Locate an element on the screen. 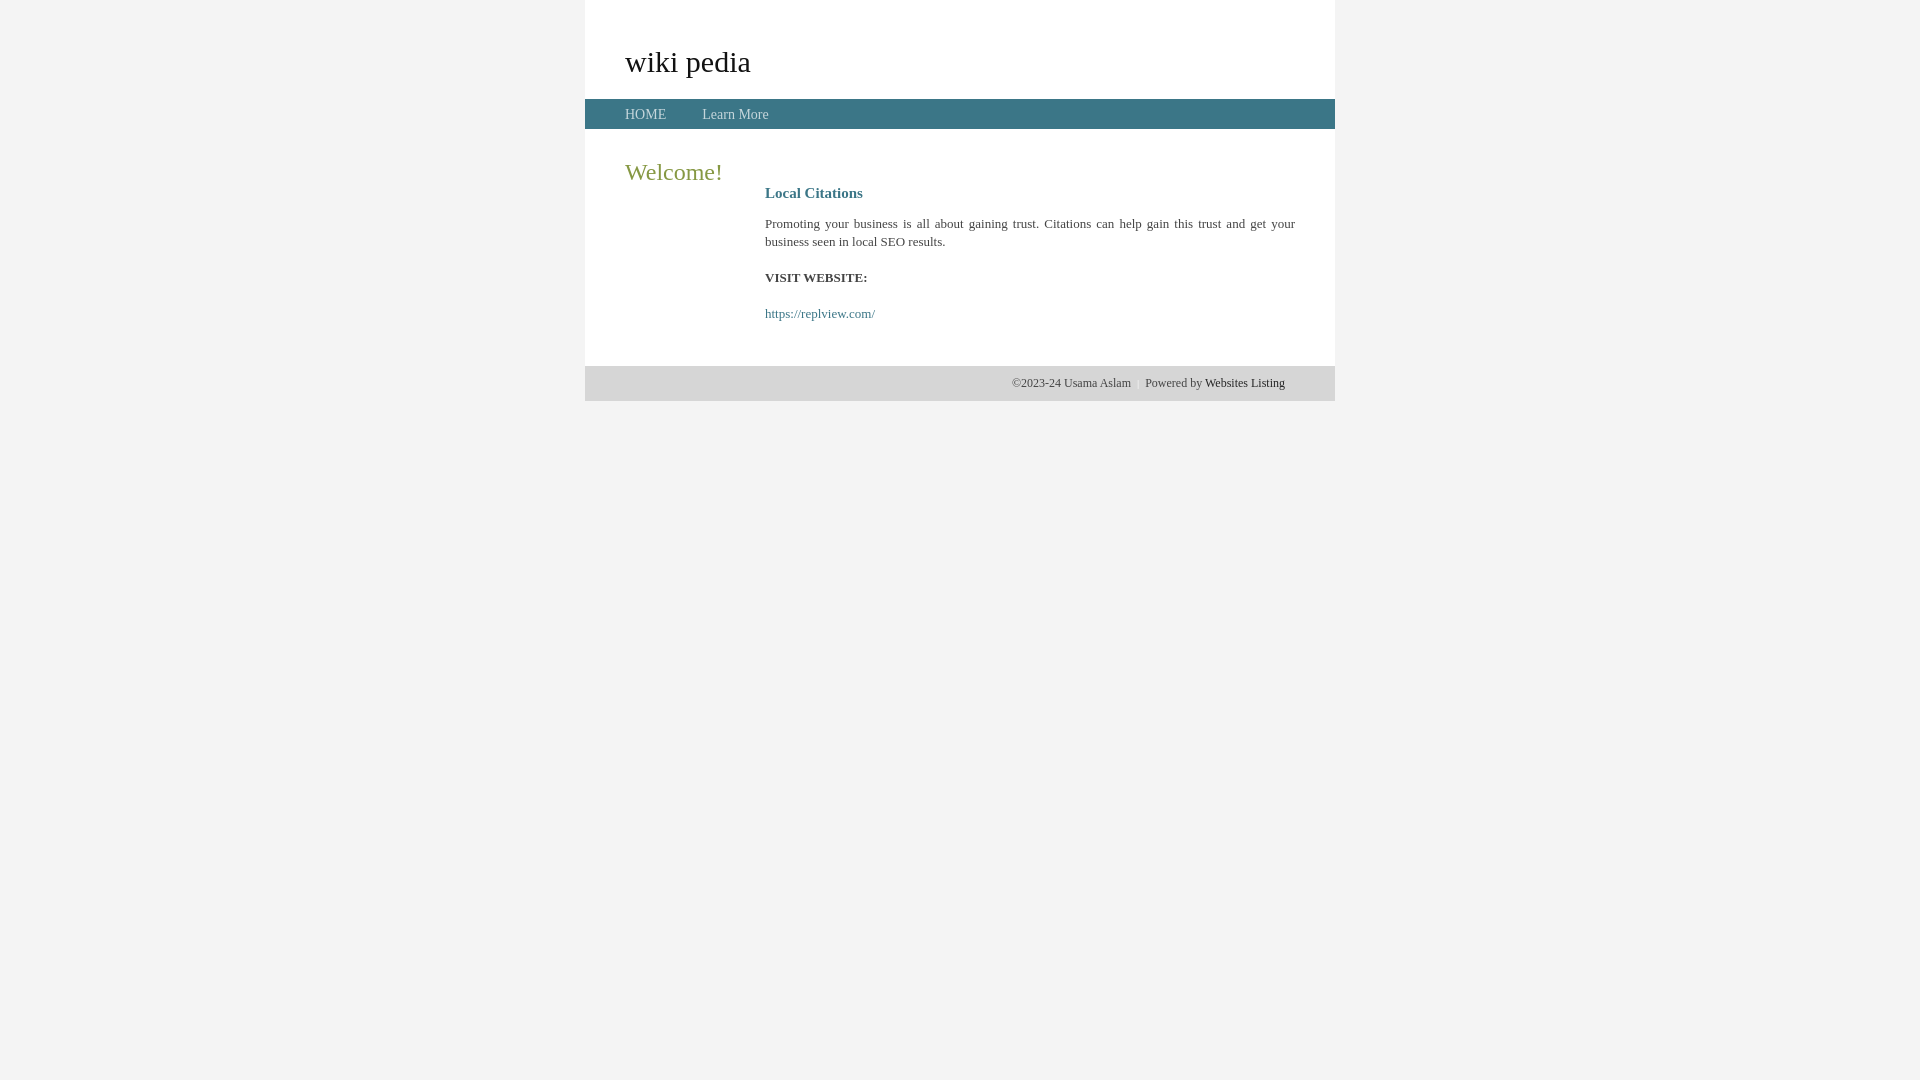 Image resolution: width=1920 pixels, height=1080 pixels. 'wiki pedia' is located at coordinates (687, 60).